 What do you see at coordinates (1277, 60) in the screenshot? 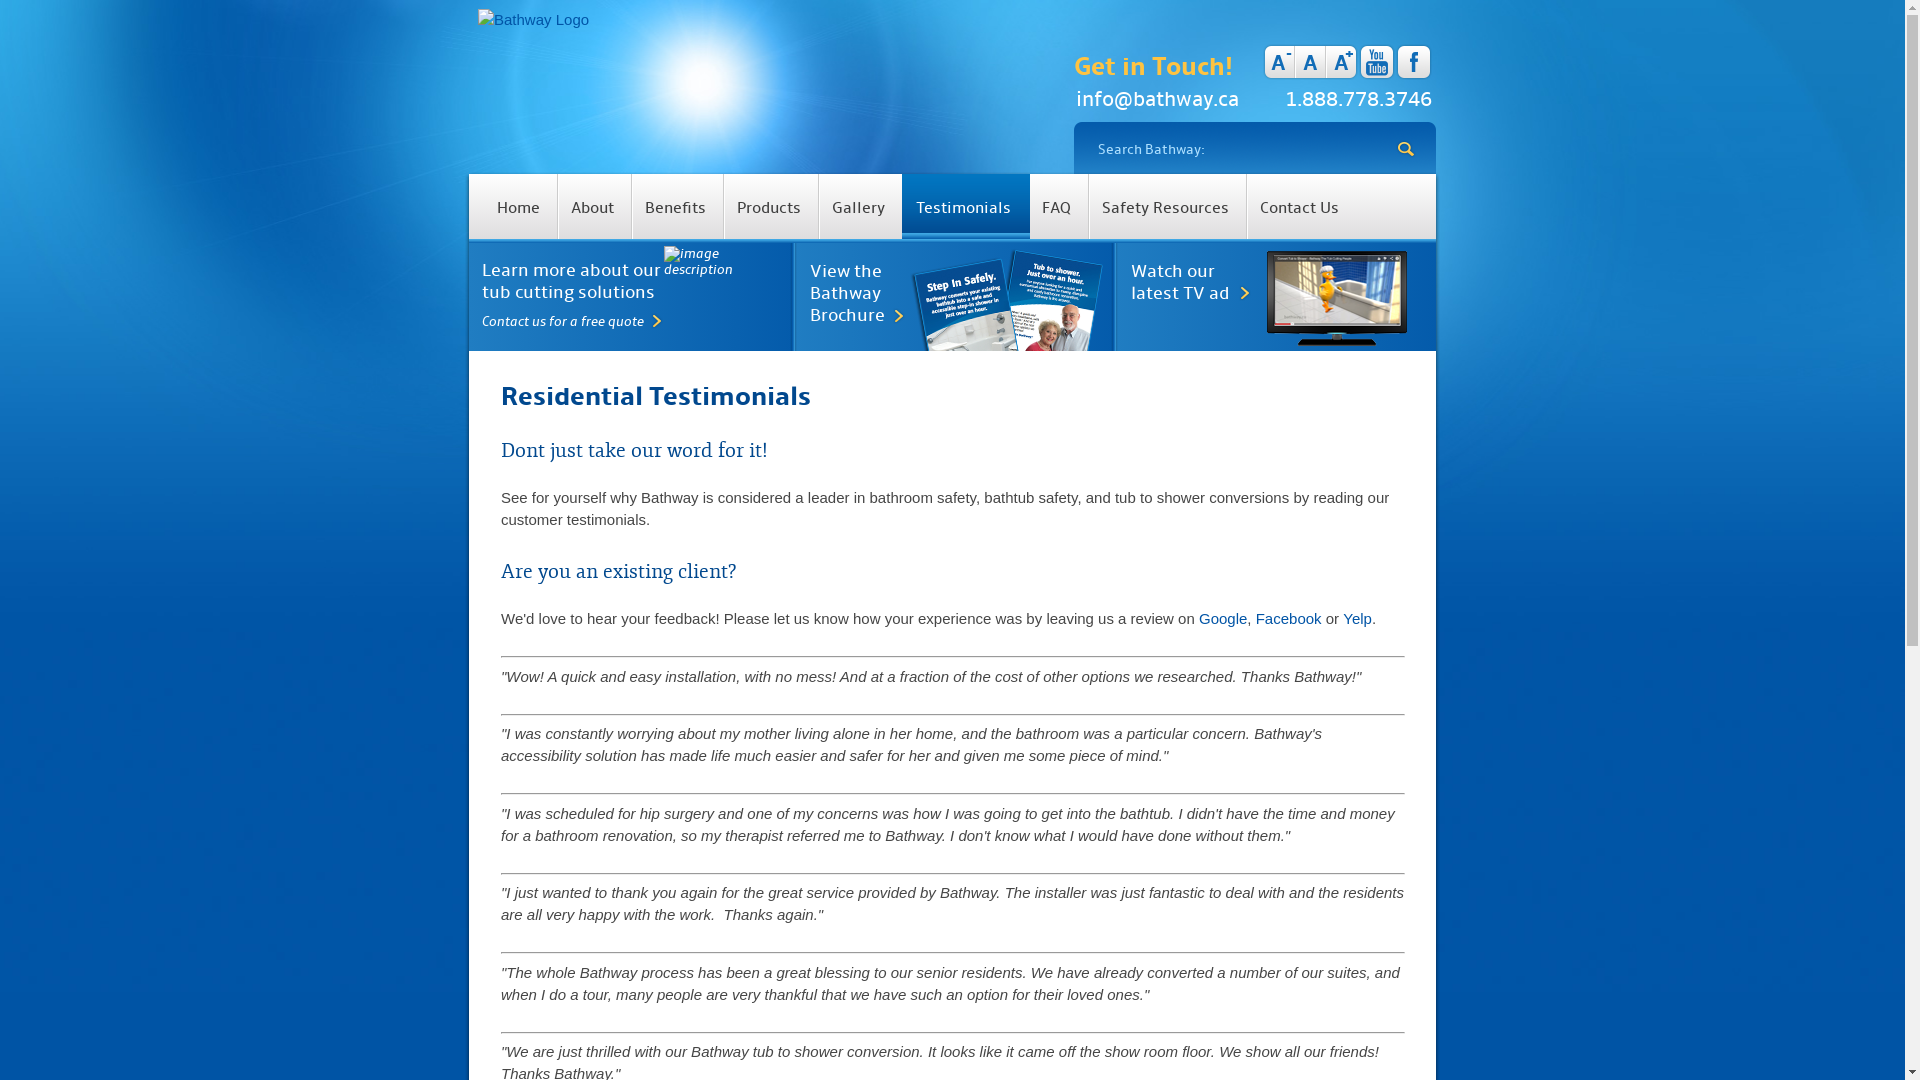
I see `'A` at bounding box center [1277, 60].